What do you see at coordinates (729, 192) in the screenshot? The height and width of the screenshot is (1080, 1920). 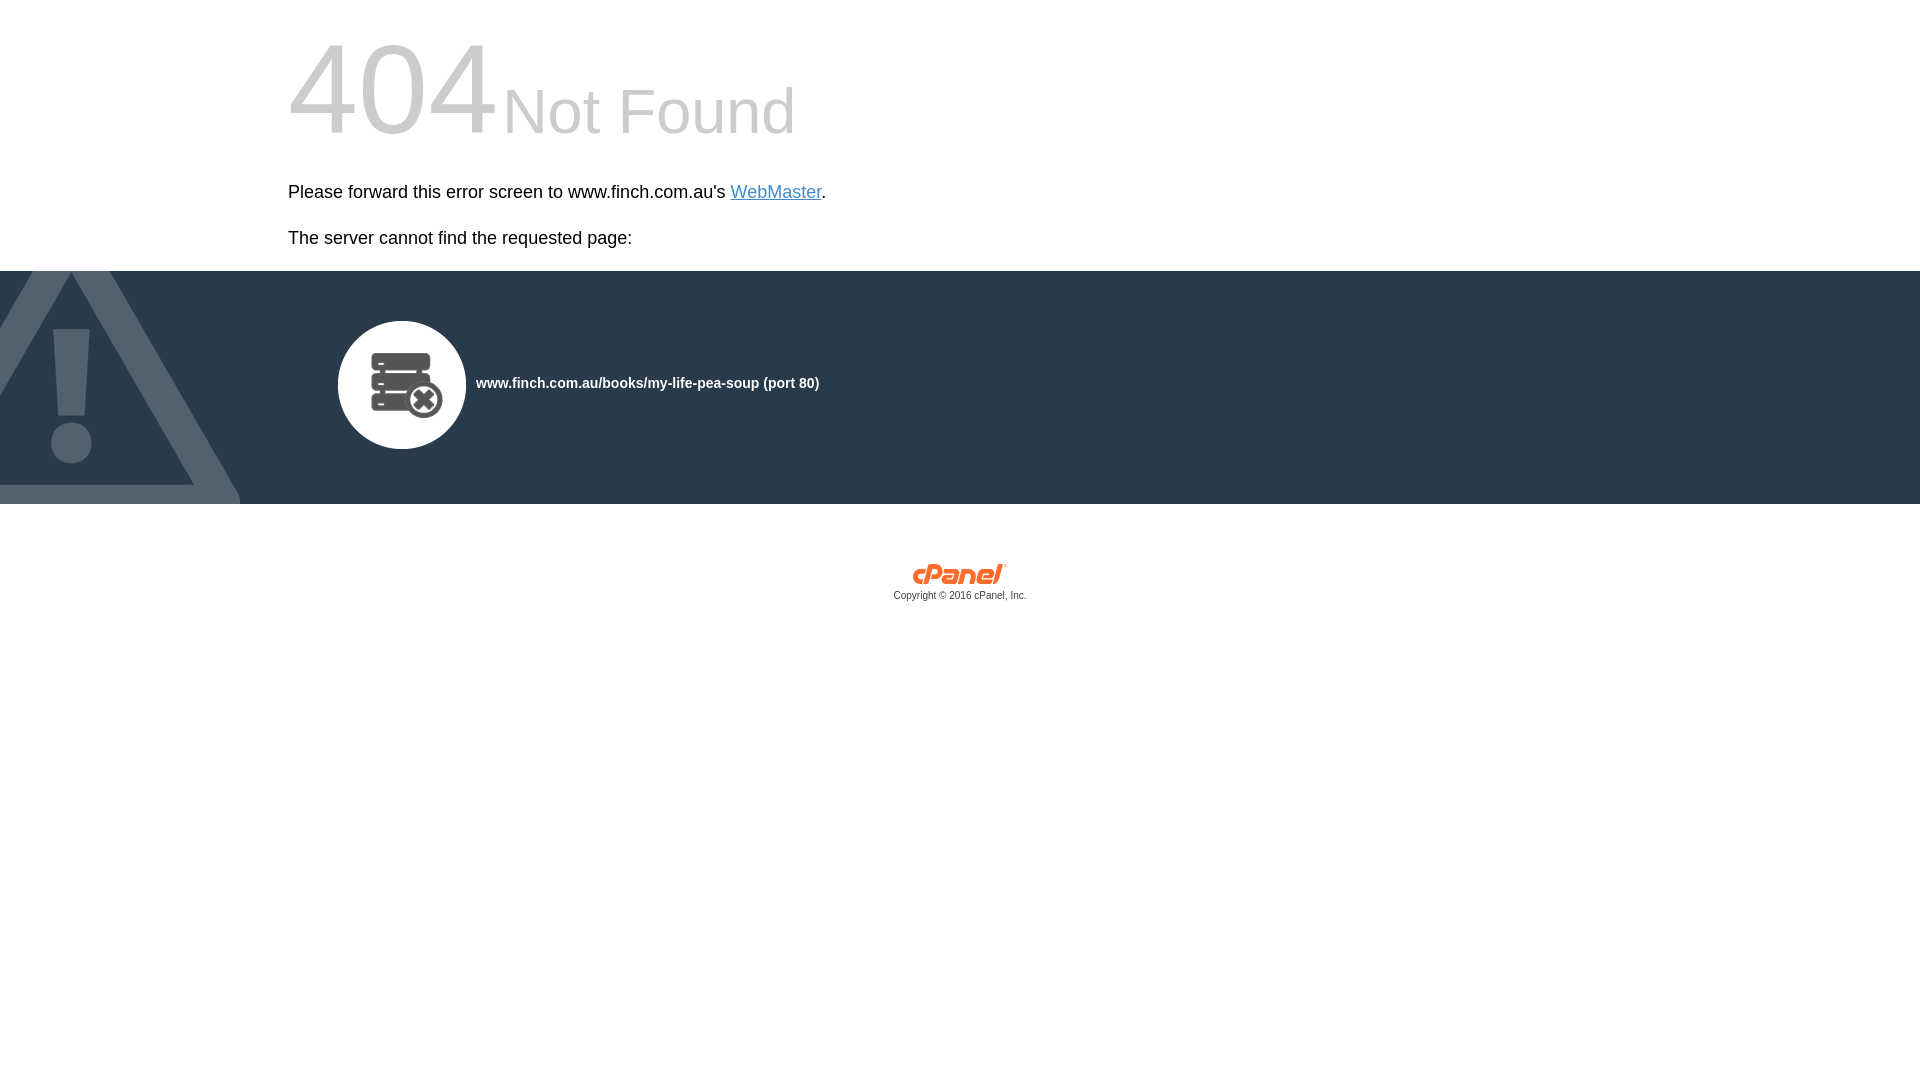 I see `'WebMaster'` at bounding box center [729, 192].